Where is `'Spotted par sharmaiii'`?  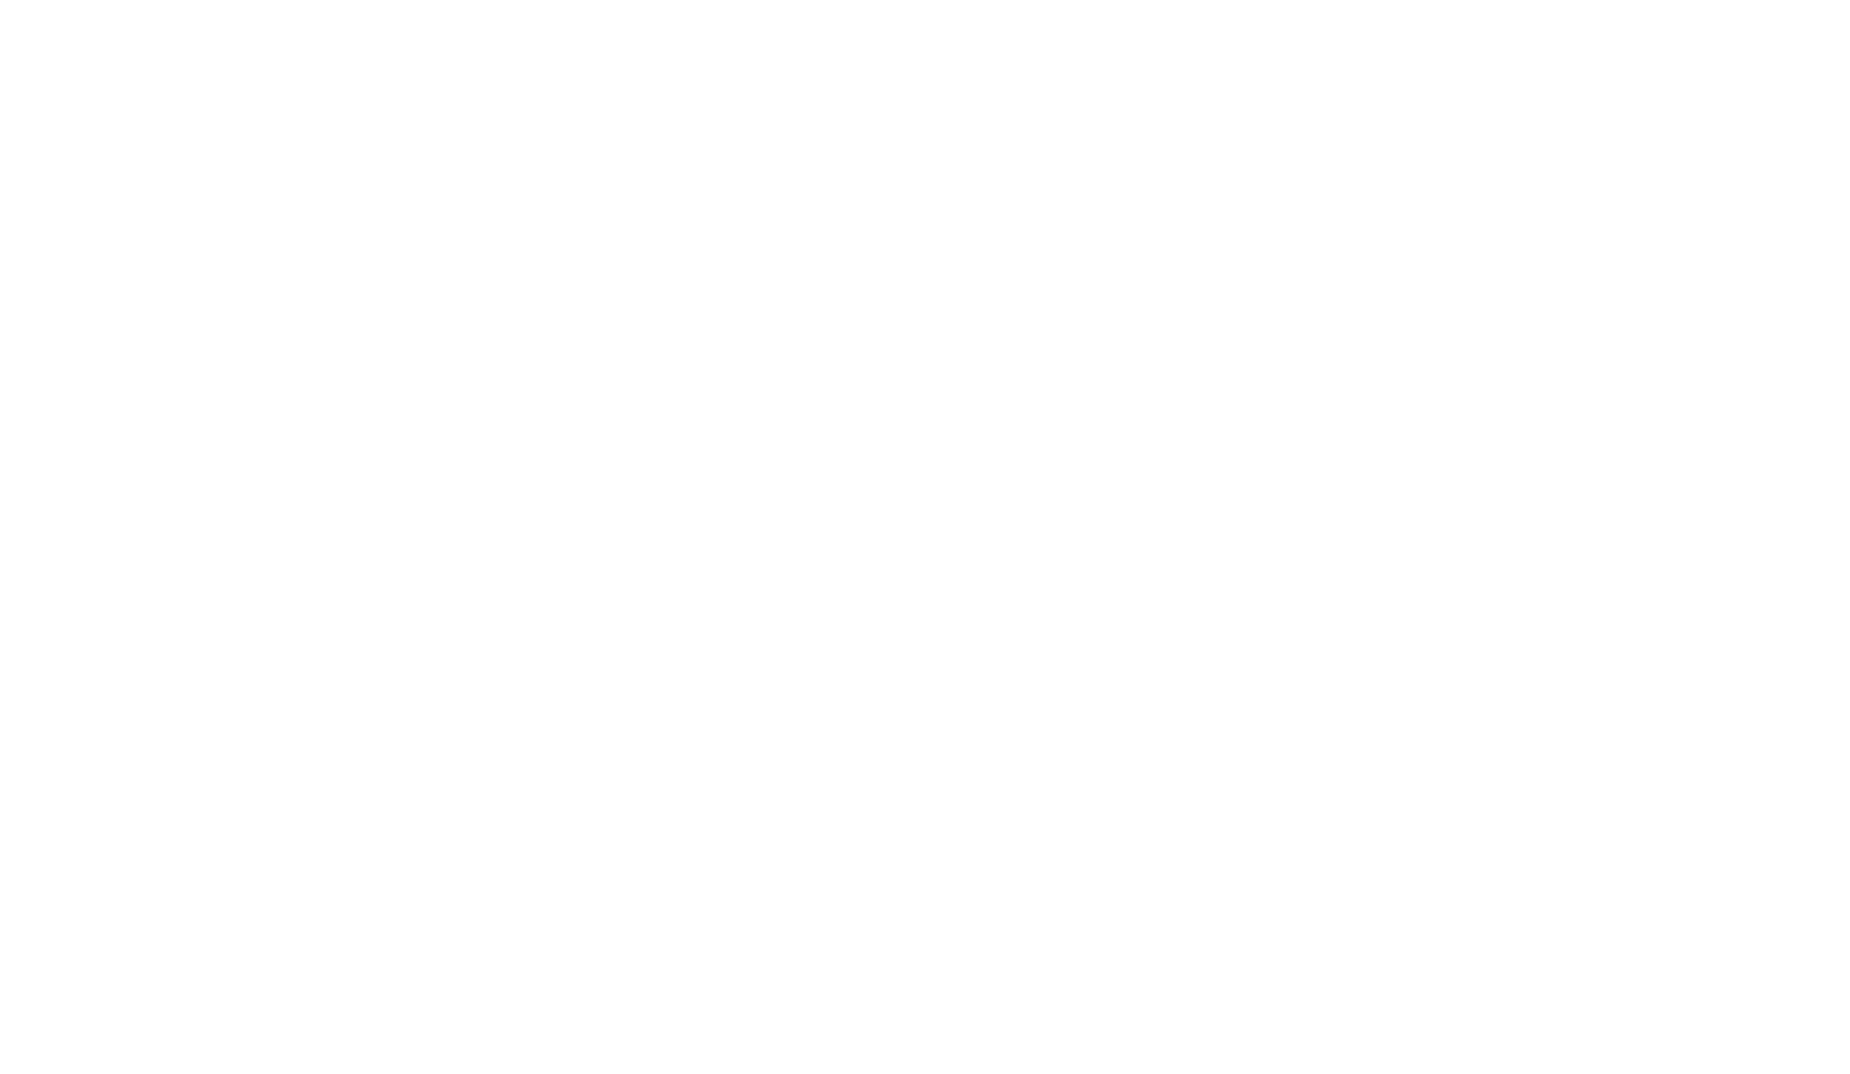
'Spotted par sharmaiii' is located at coordinates (841, 751).